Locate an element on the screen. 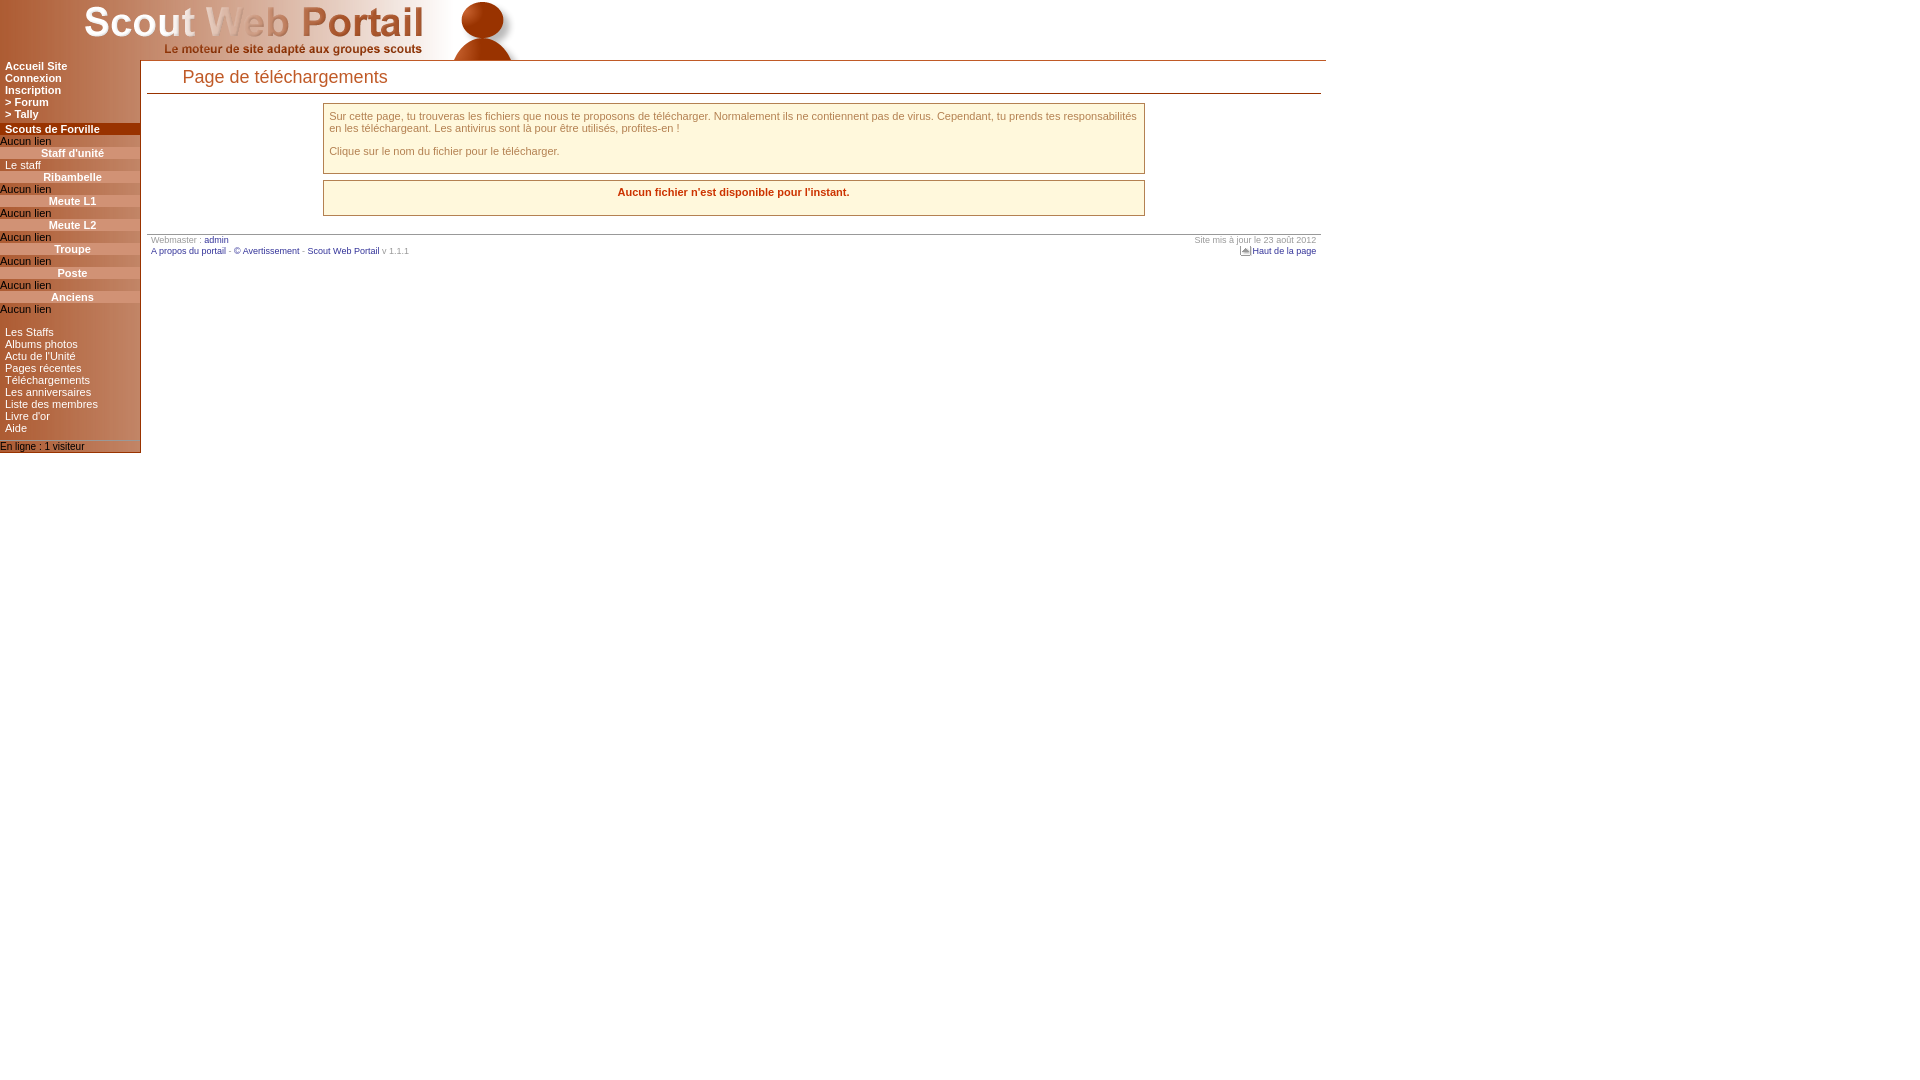 The width and height of the screenshot is (1920, 1080). 'Anciens' is located at coordinates (70, 297).